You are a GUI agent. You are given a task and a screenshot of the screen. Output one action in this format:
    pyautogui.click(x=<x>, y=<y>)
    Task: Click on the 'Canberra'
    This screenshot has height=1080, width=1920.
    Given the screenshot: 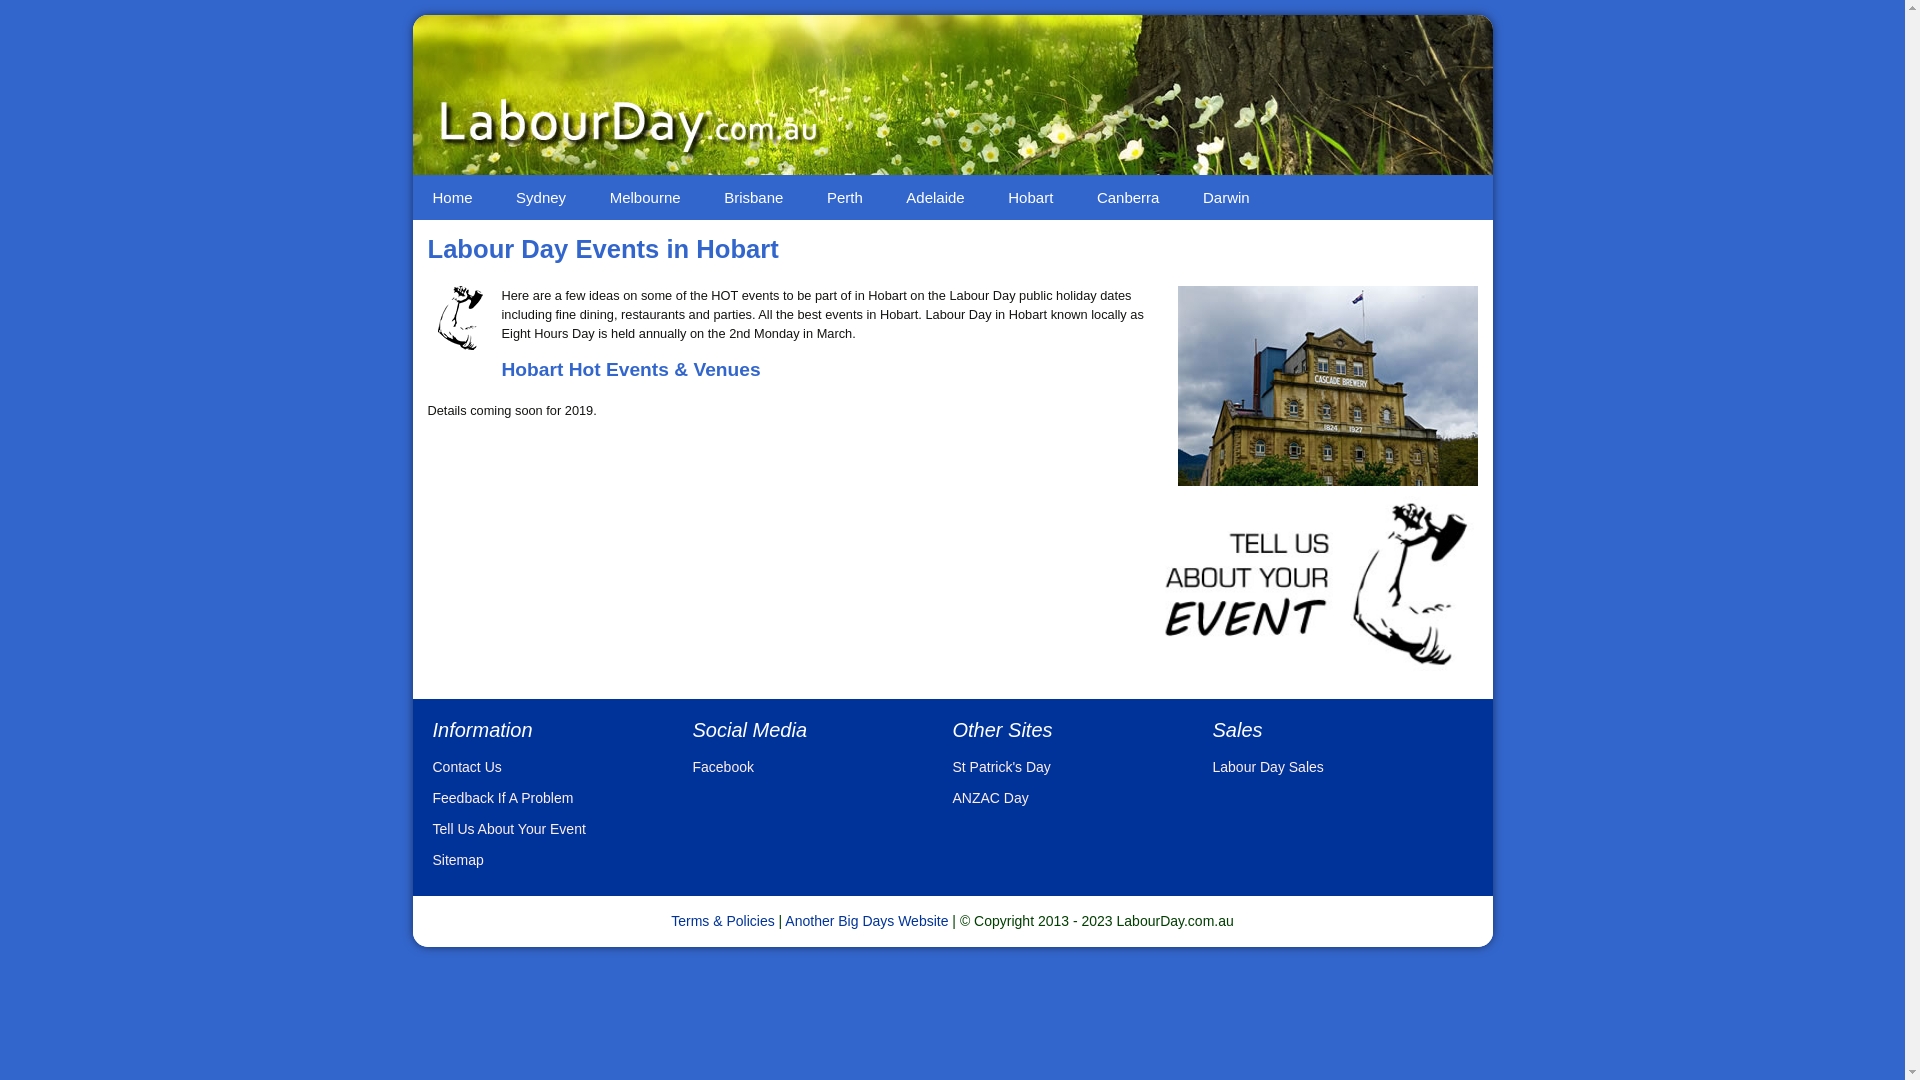 What is the action you would take?
    pyautogui.click(x=1128, y=197)
    